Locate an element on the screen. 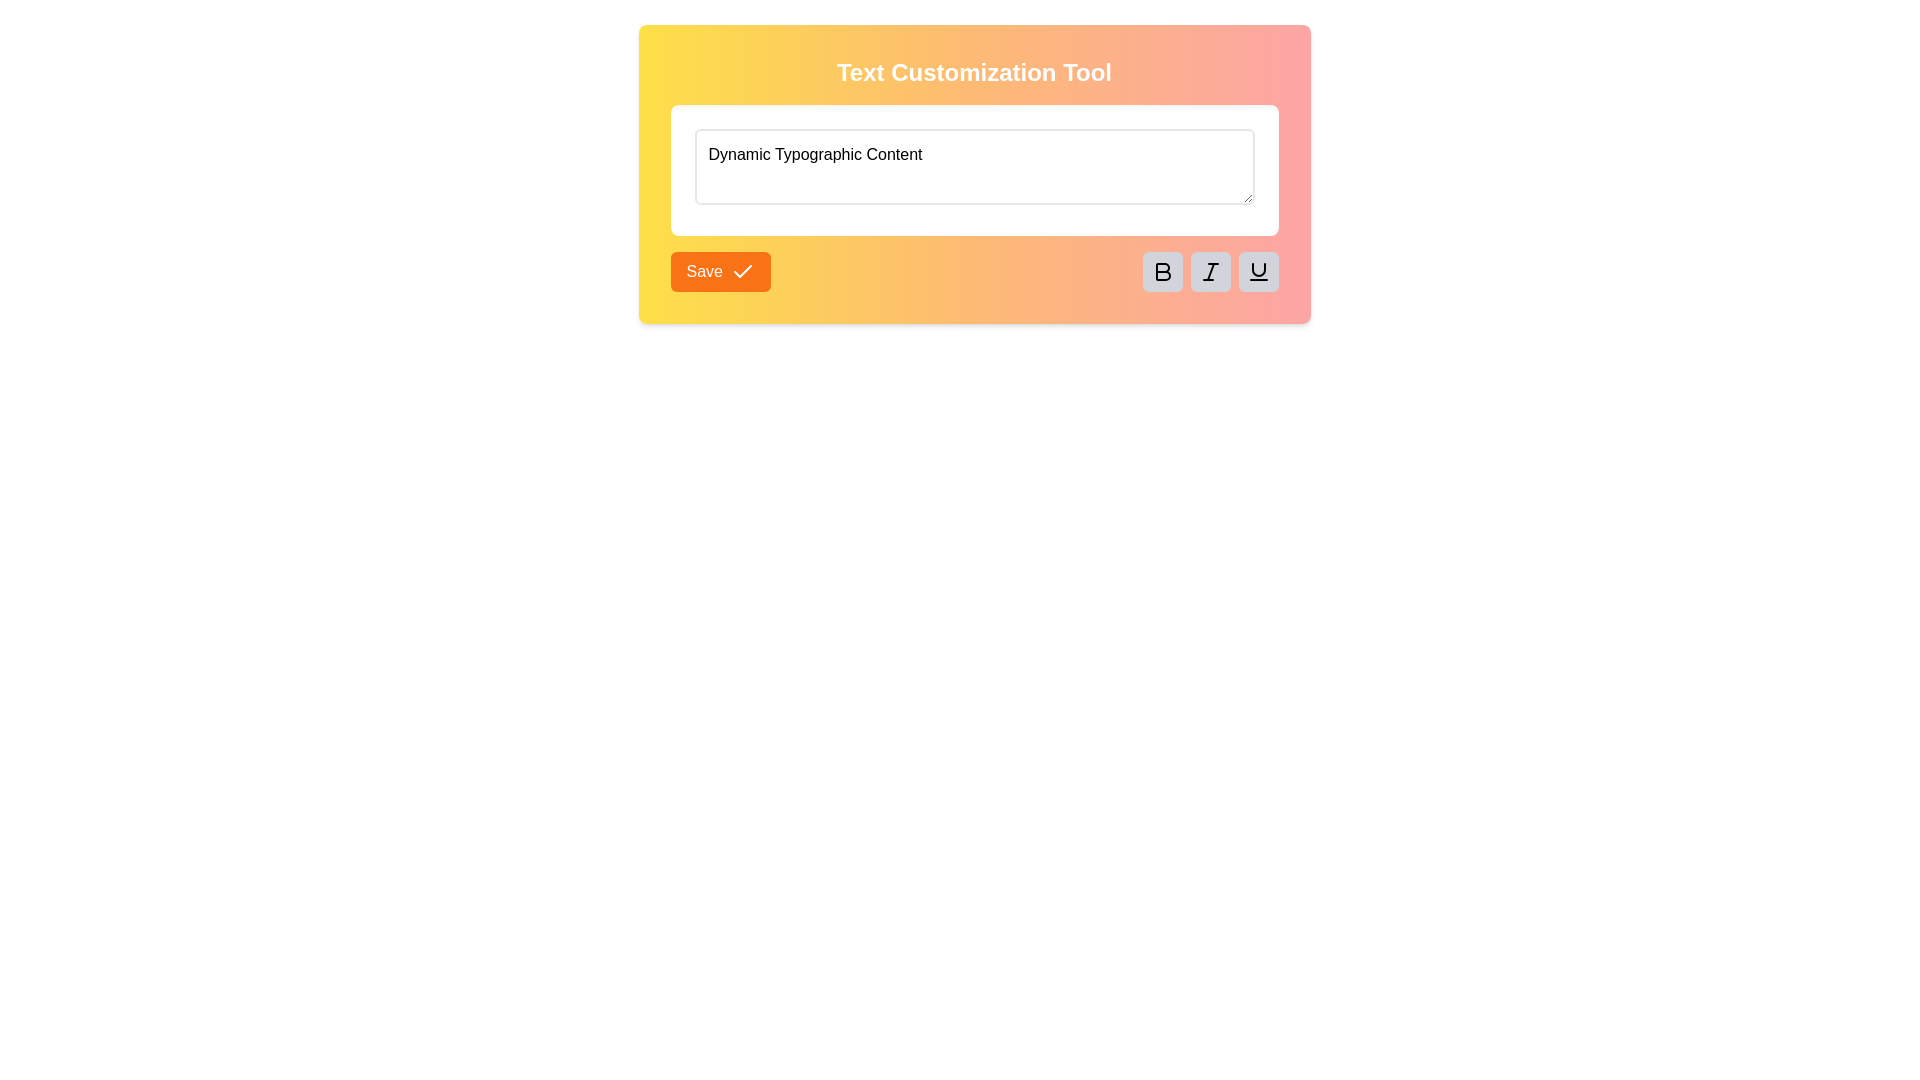  the italic formatting icon located centrally within the text customization toolbar to apply italic formatting is located at coordinates (1209, 272).